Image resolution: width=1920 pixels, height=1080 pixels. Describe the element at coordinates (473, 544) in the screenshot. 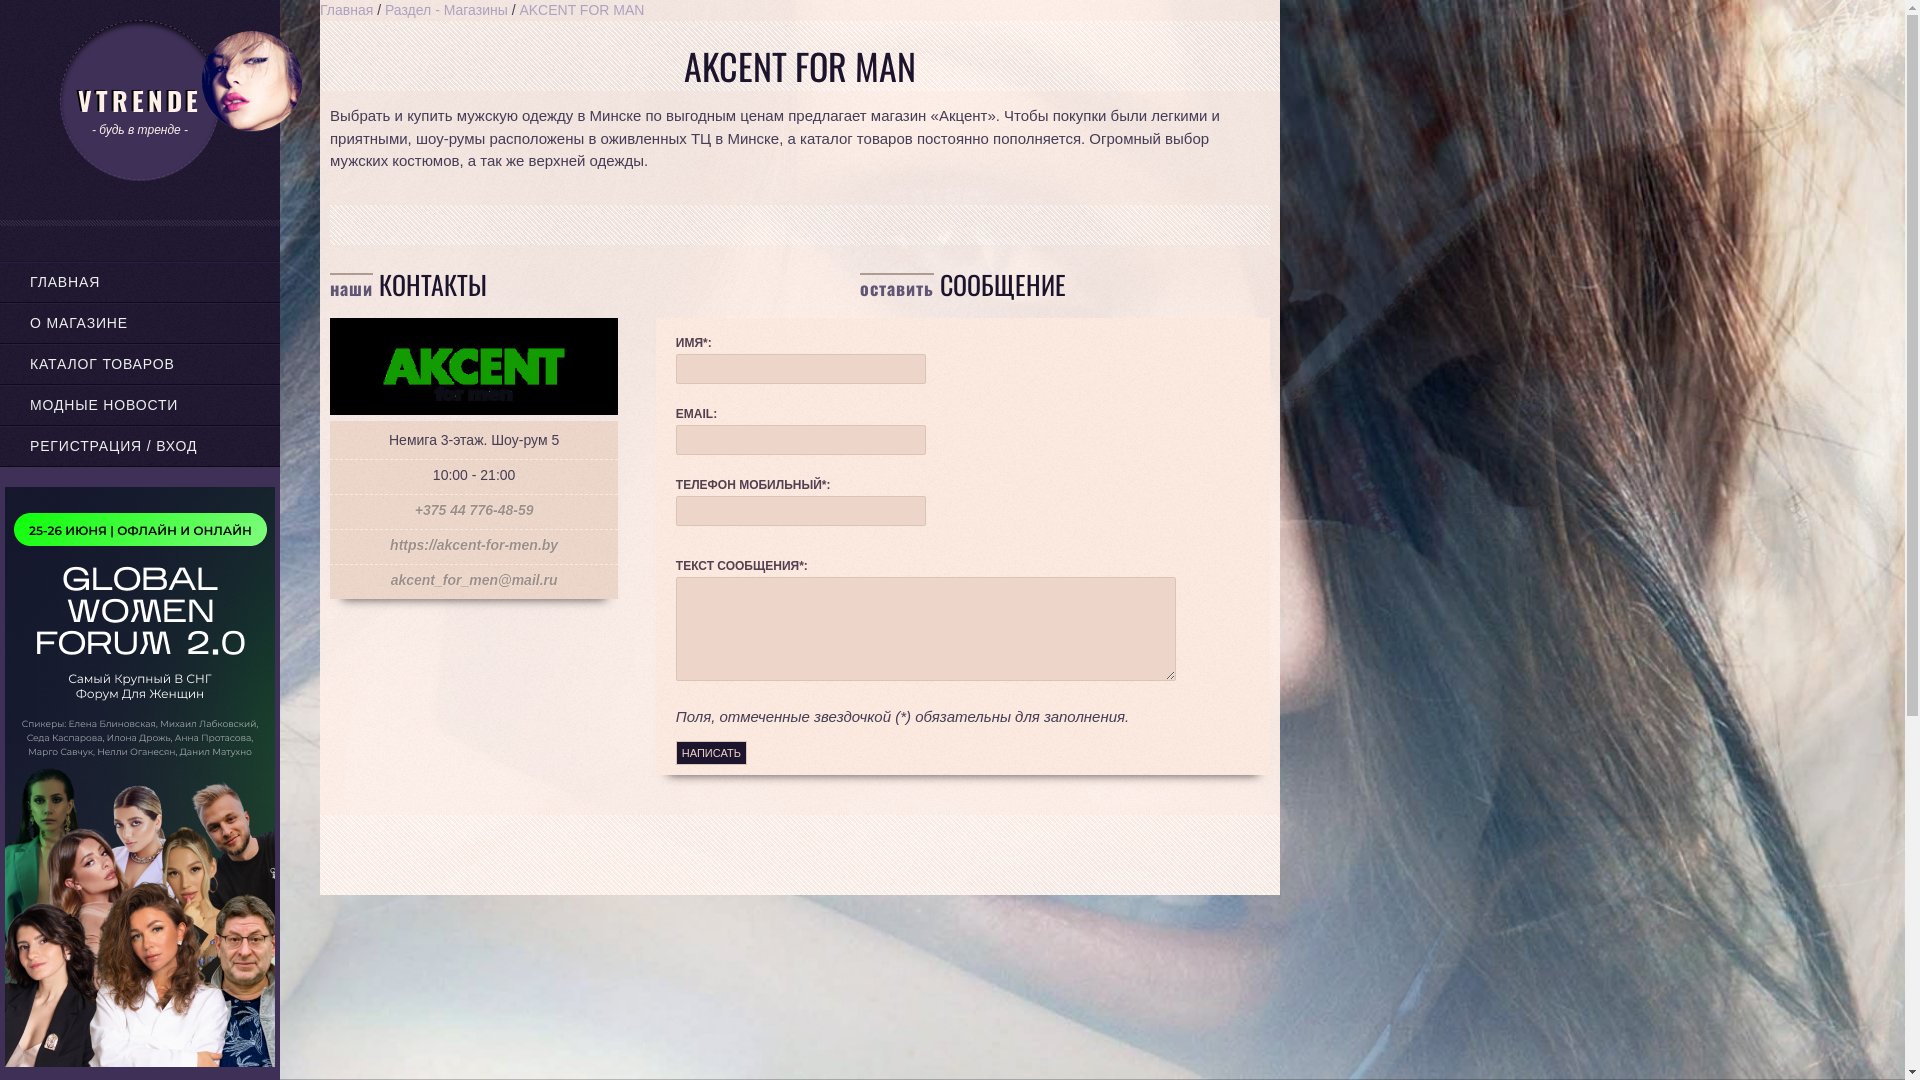

I see `'https://akcent-for-men.by'` at that location.